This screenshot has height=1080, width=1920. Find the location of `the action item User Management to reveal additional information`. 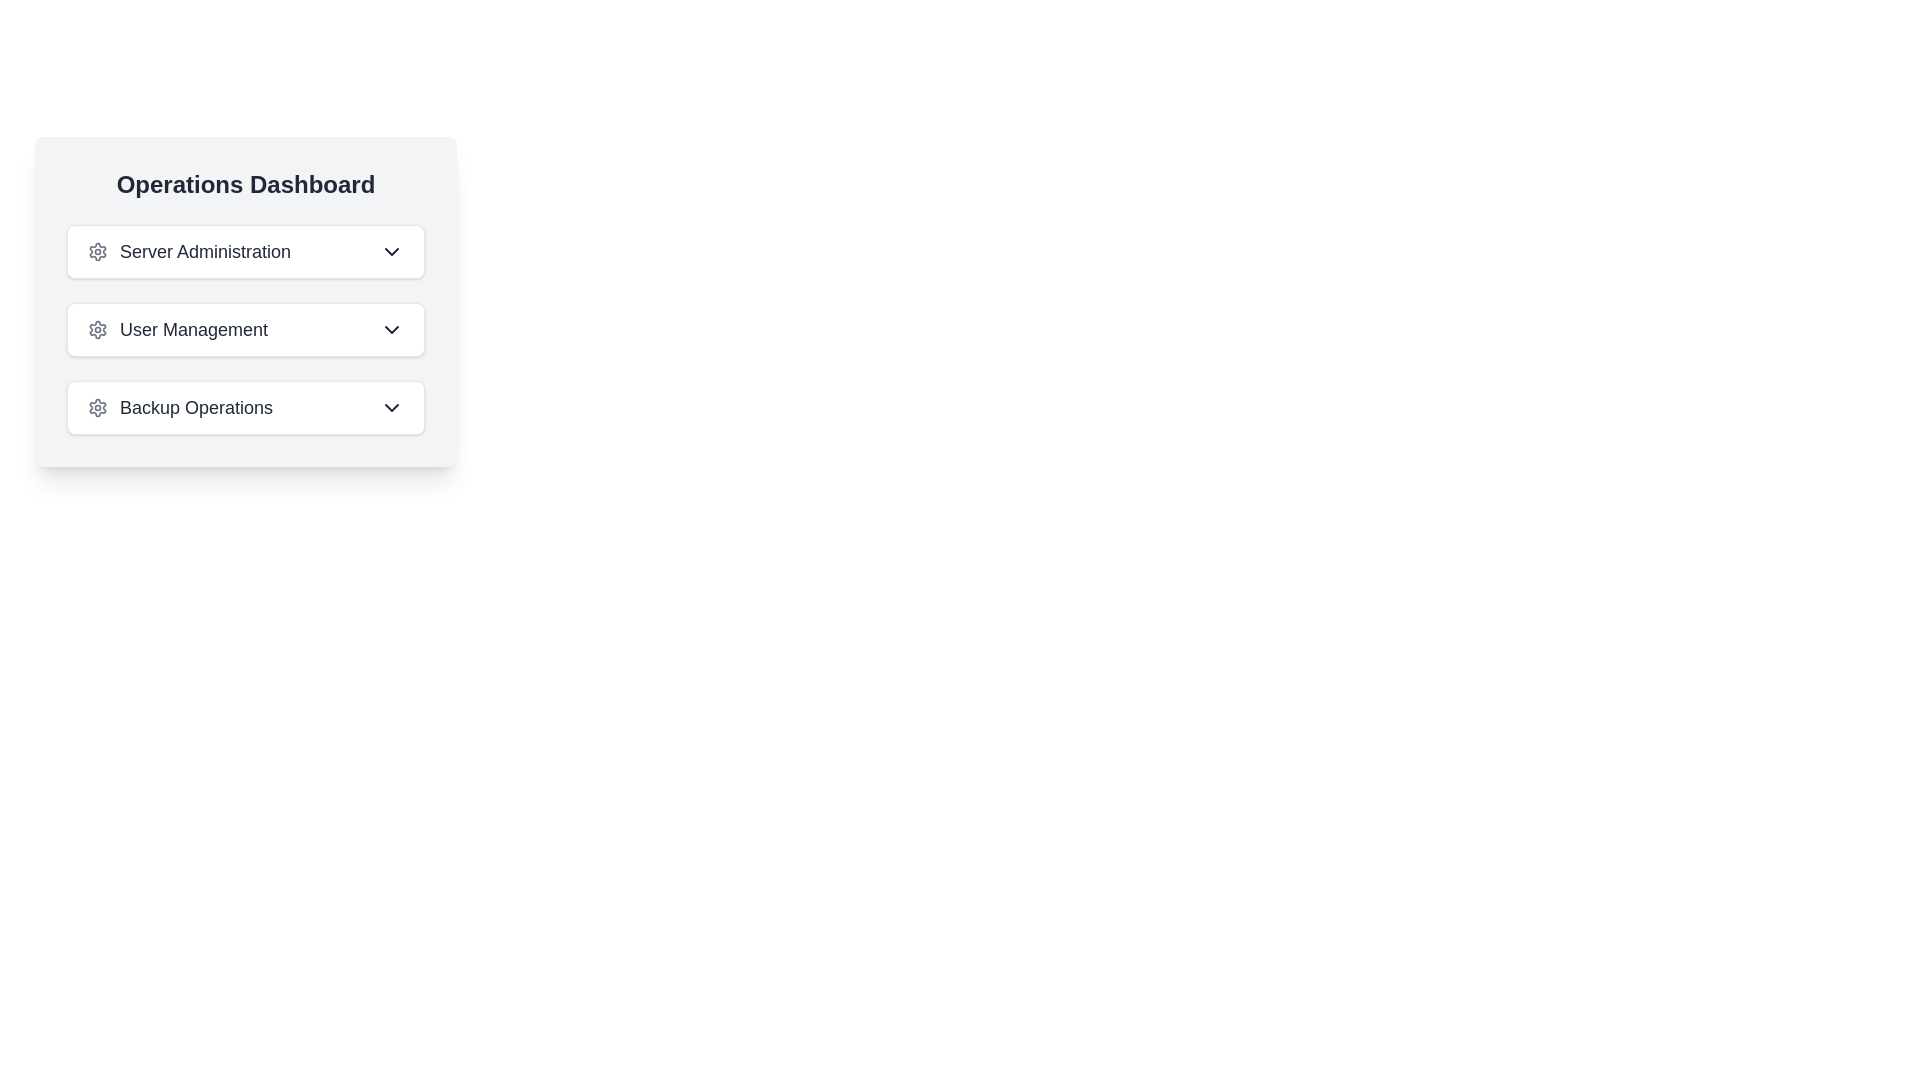

the action item User Management to reveal additional information is located at coordinates (244, 329).